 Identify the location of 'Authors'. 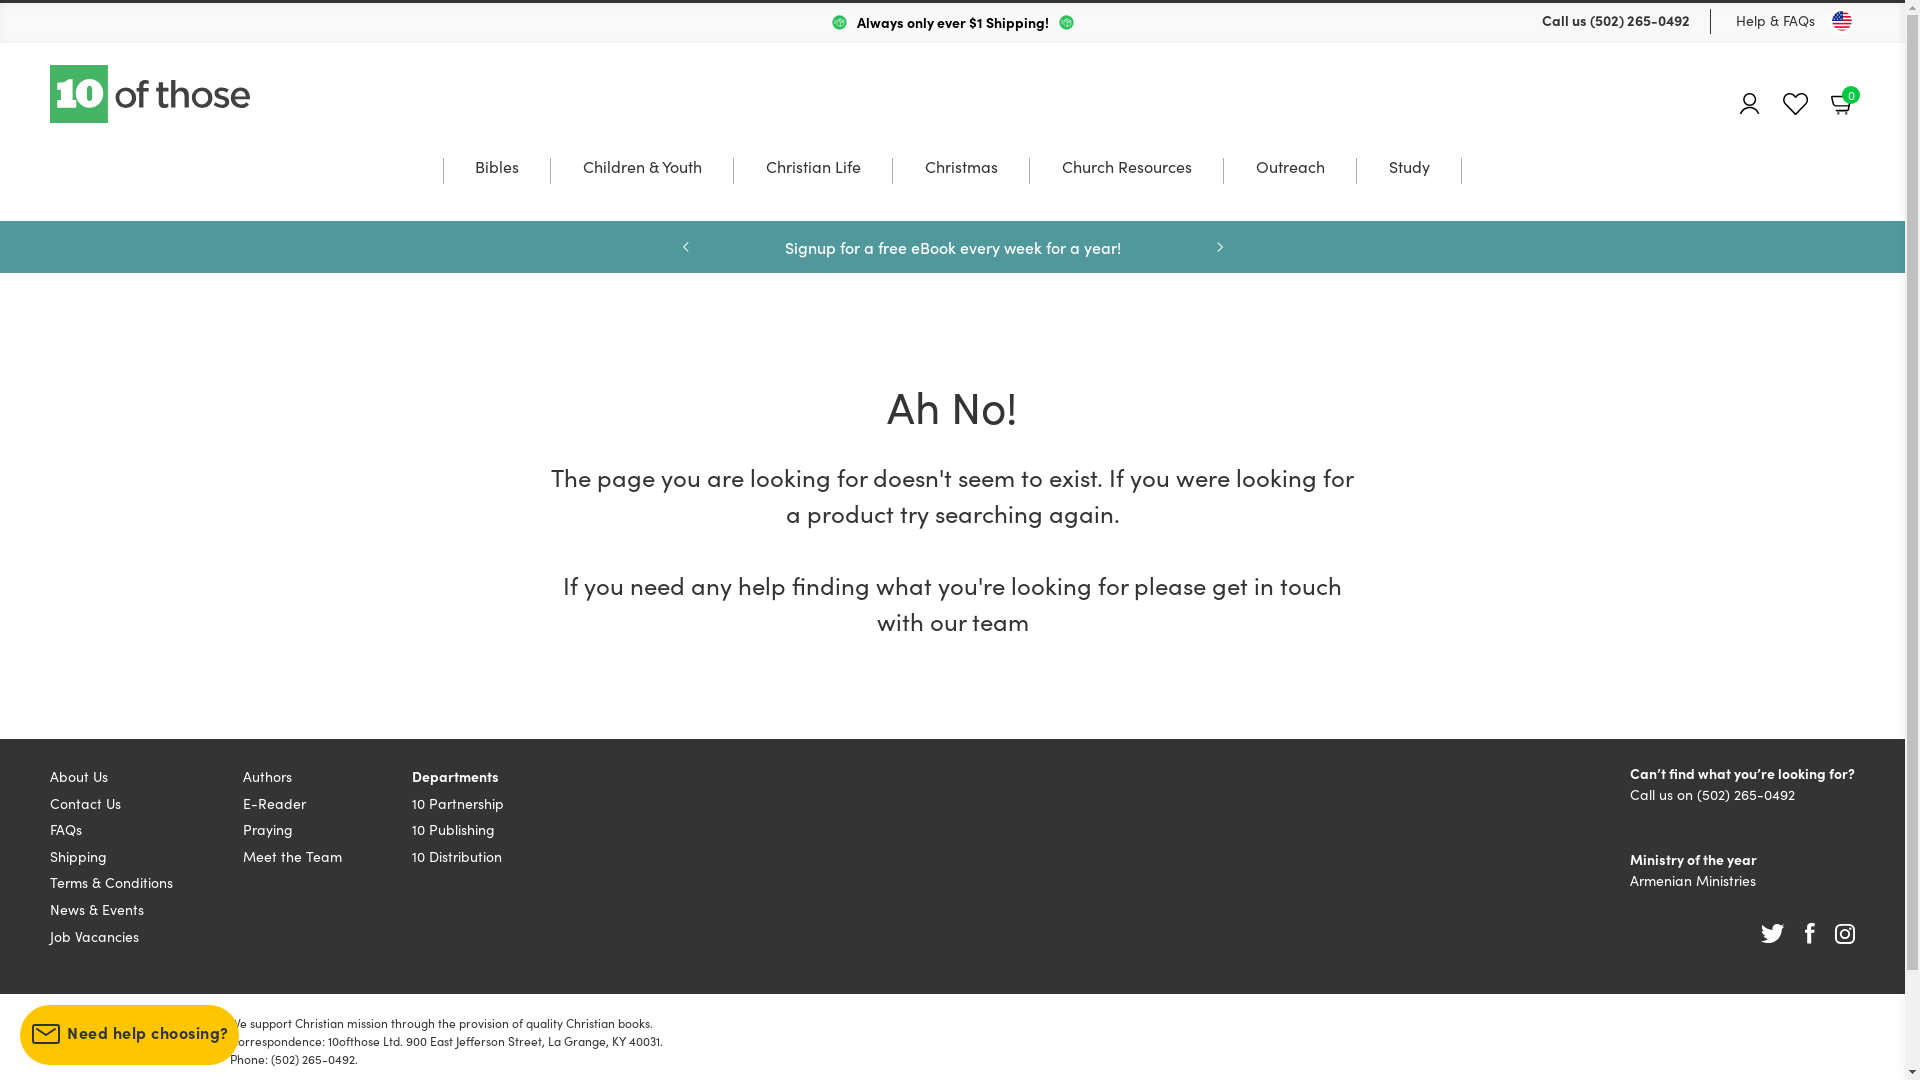
(266, 774).